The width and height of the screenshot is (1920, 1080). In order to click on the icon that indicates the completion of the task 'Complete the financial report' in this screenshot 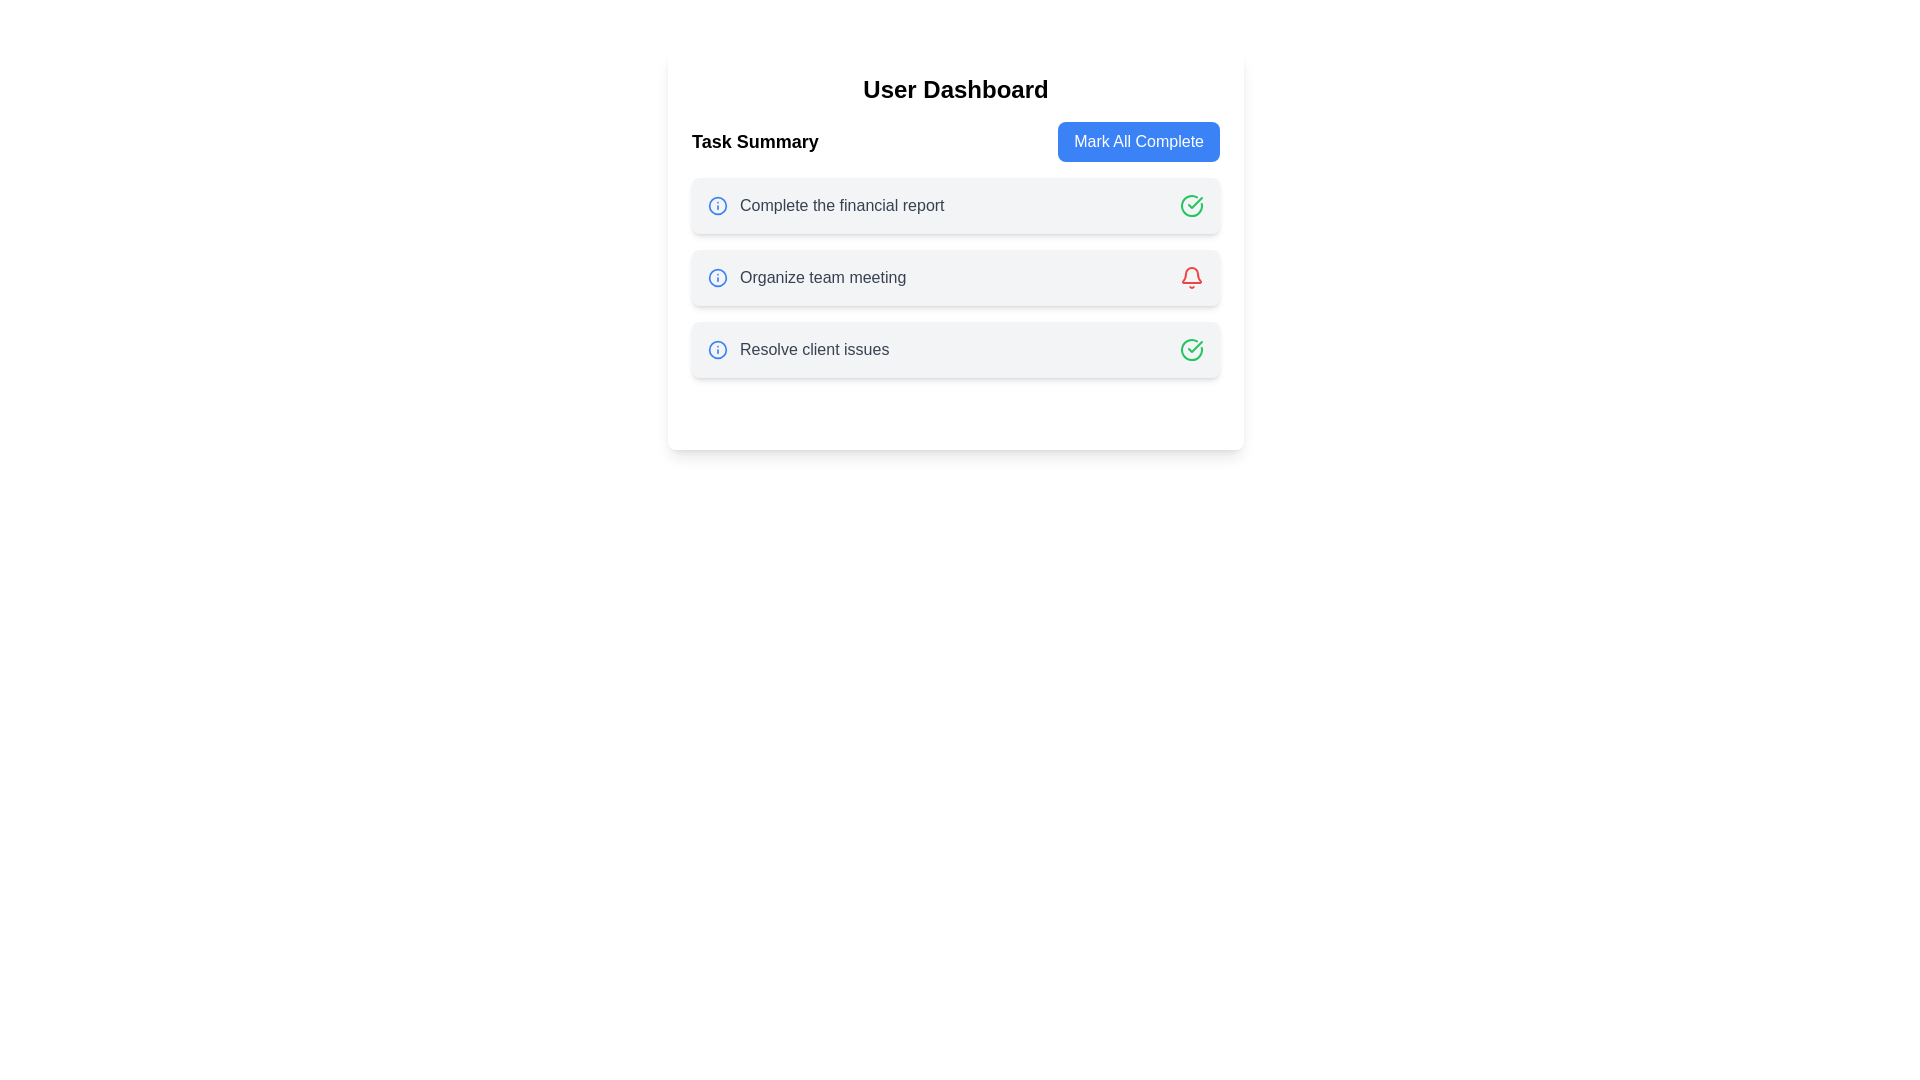, I will do `click(1191, 205)`.